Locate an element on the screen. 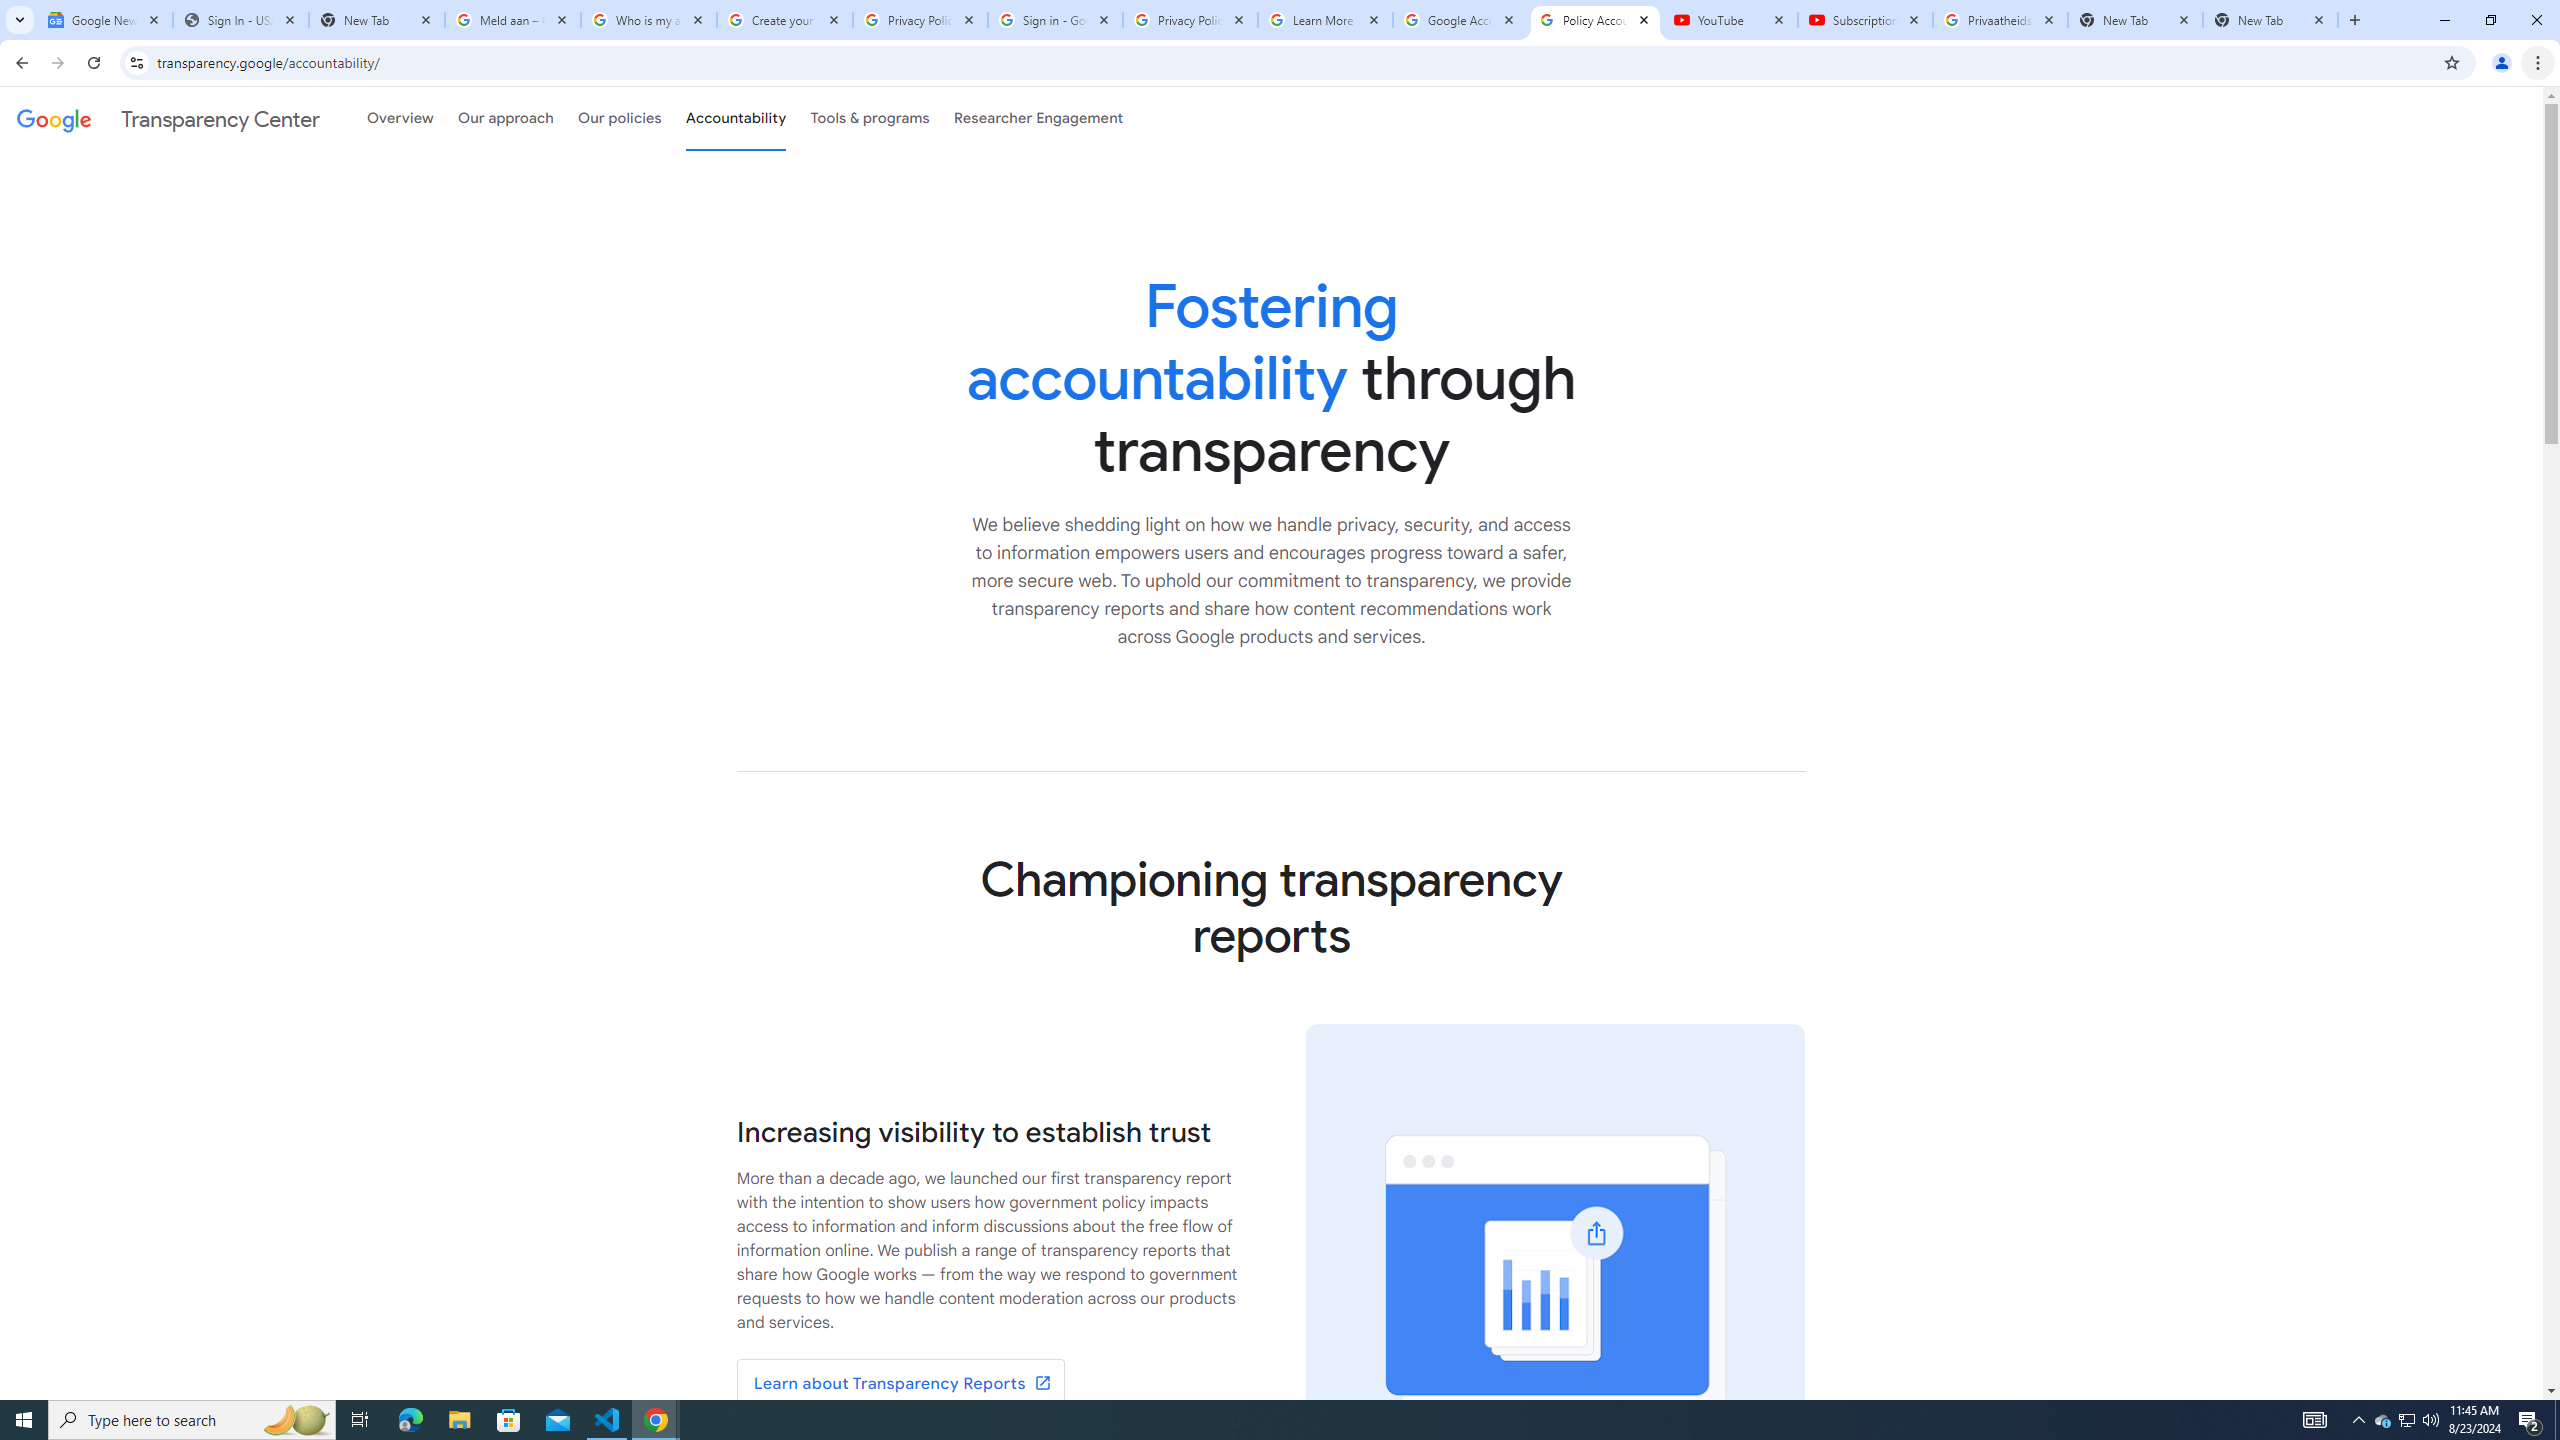  'Subscriptions - YouTube' is located at coordinates (1866, 19).